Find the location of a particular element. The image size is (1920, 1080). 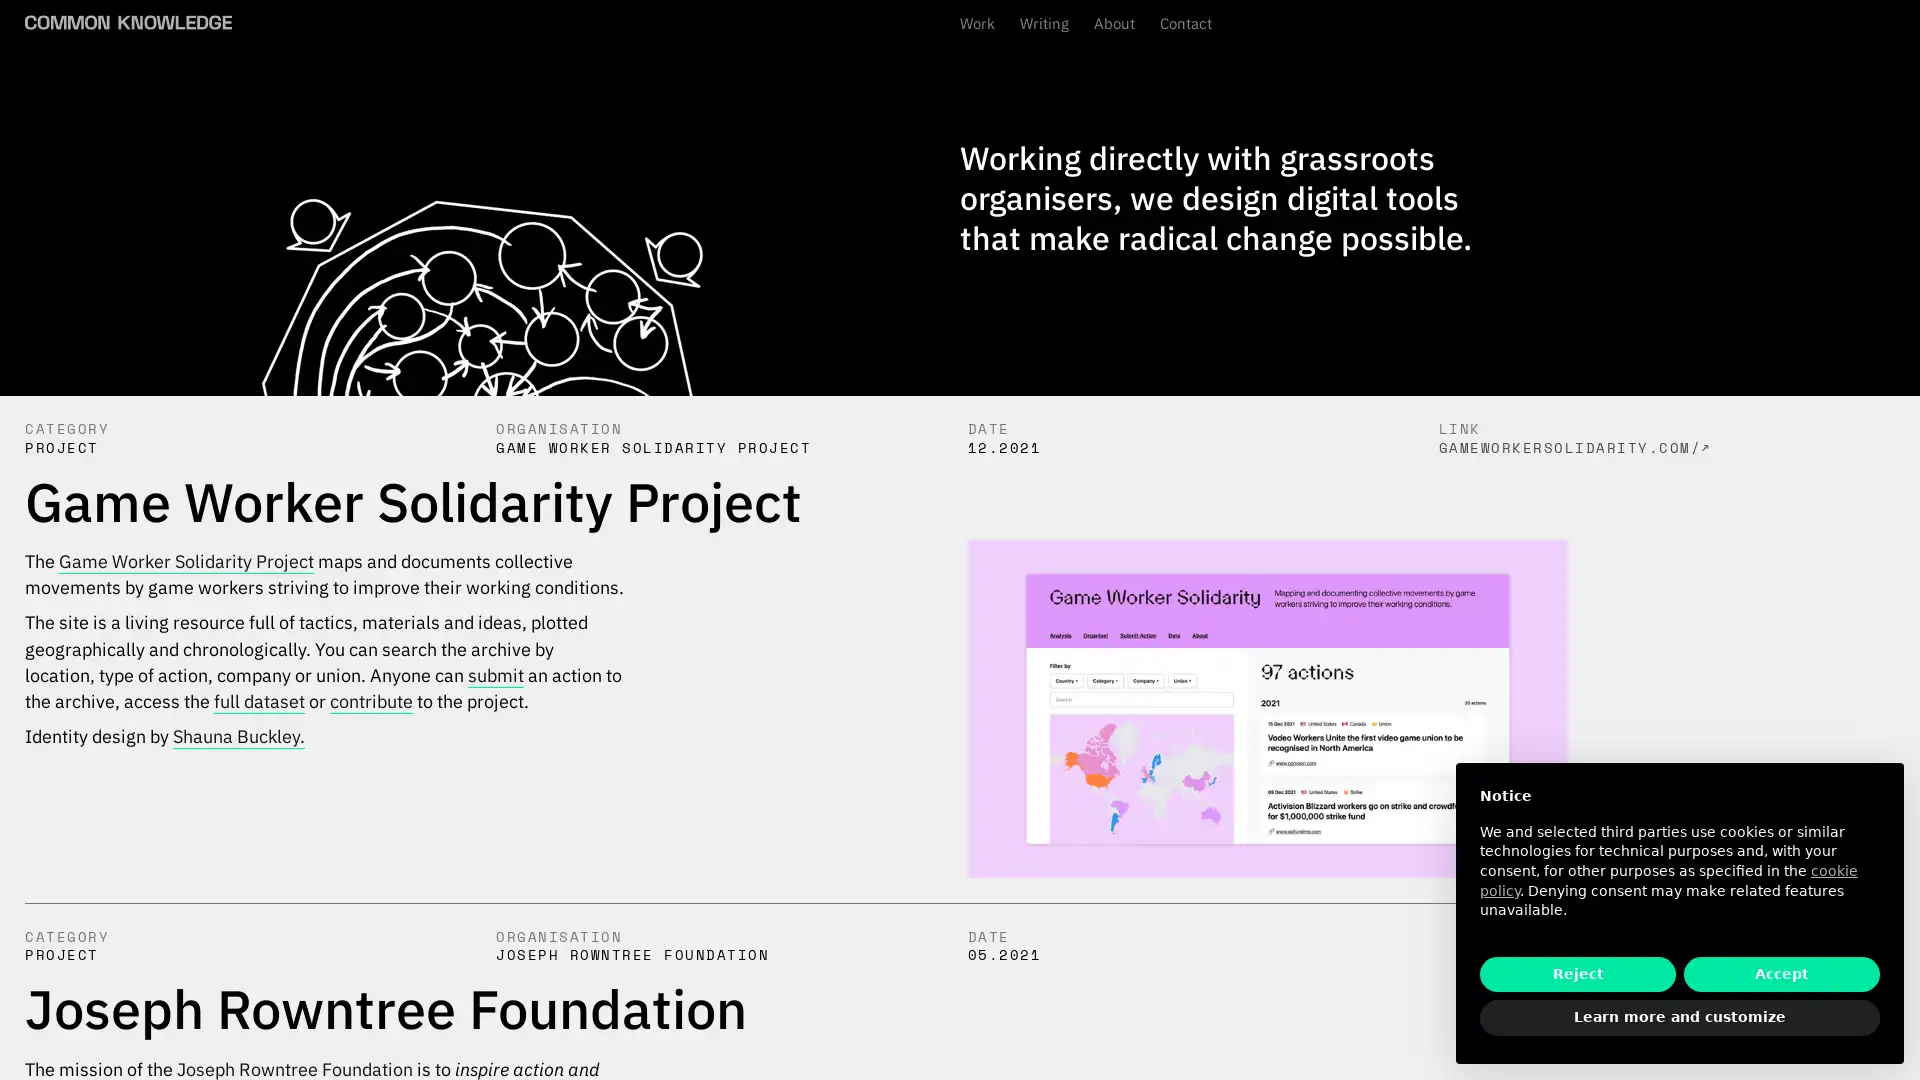

Accept is located at coordinates (1781, 973).